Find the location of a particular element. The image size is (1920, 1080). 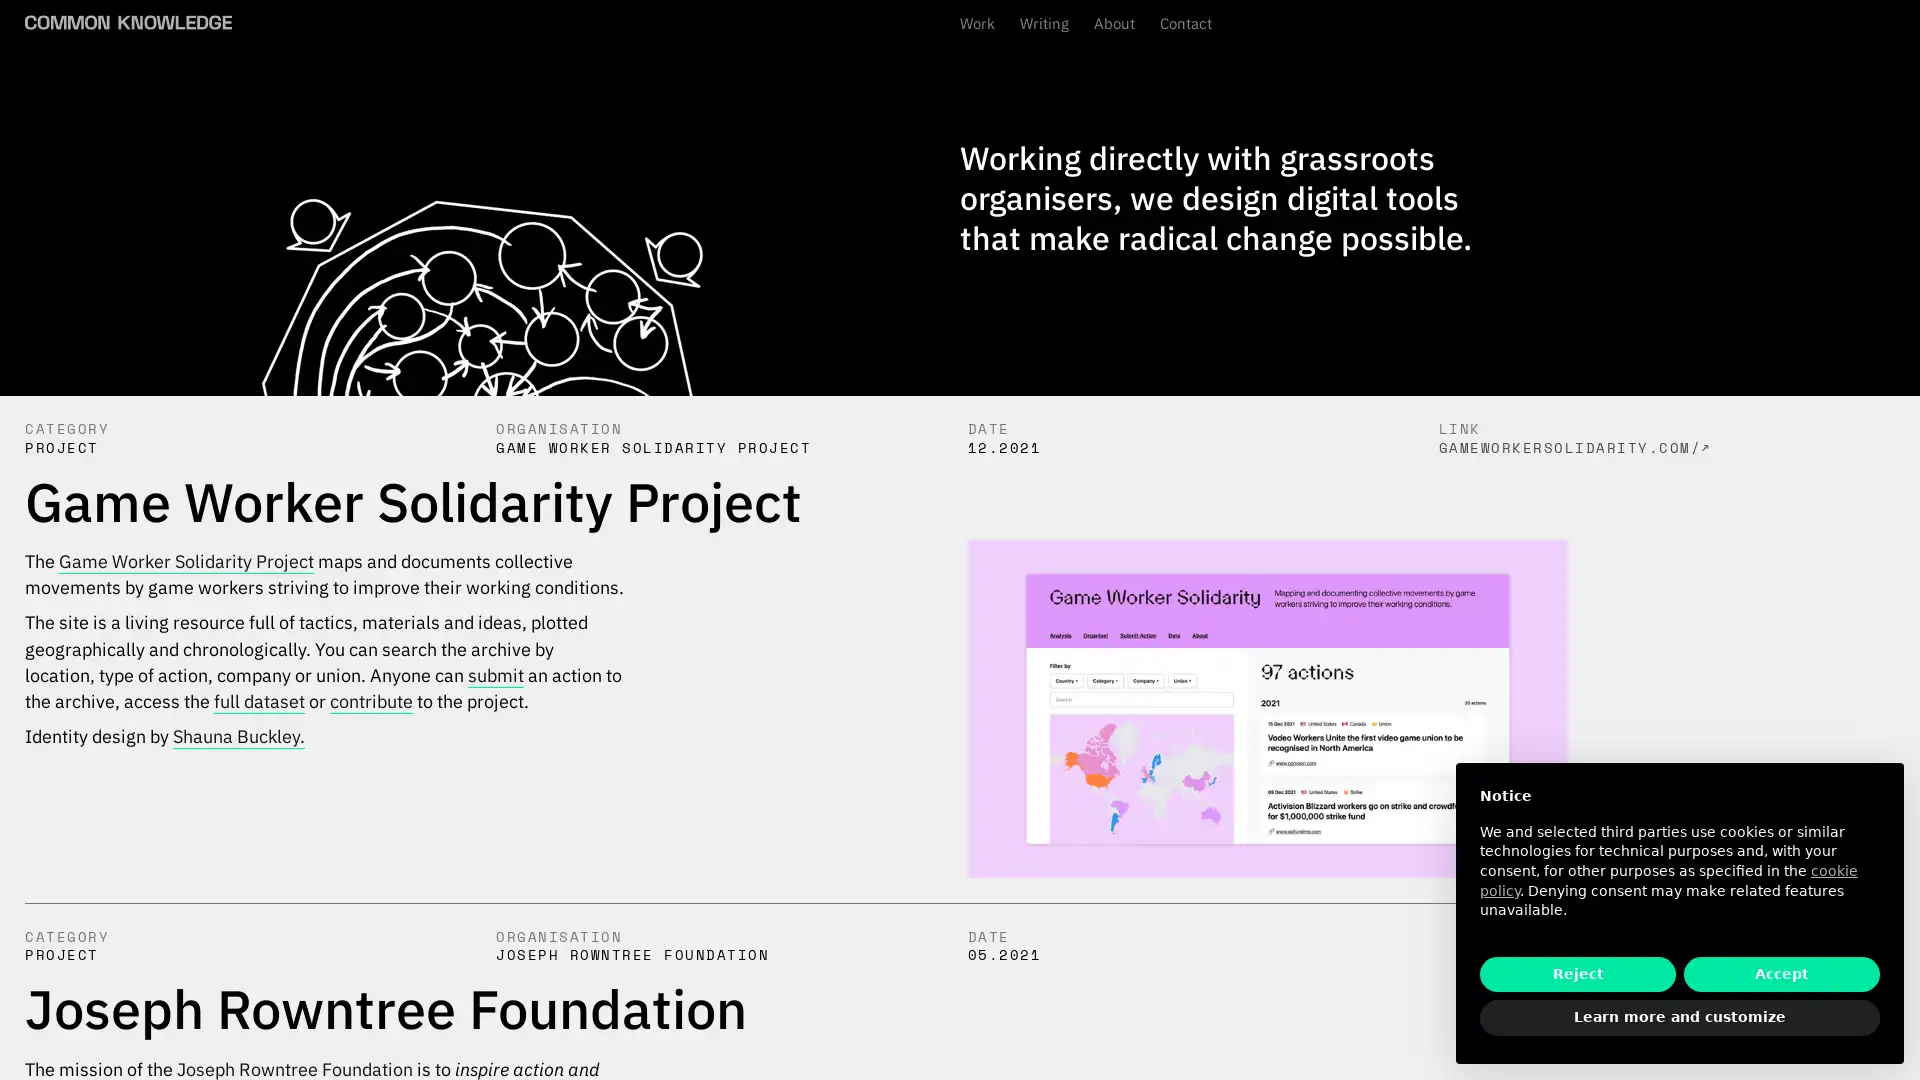

Accept is located at coordinates (1781, 973).